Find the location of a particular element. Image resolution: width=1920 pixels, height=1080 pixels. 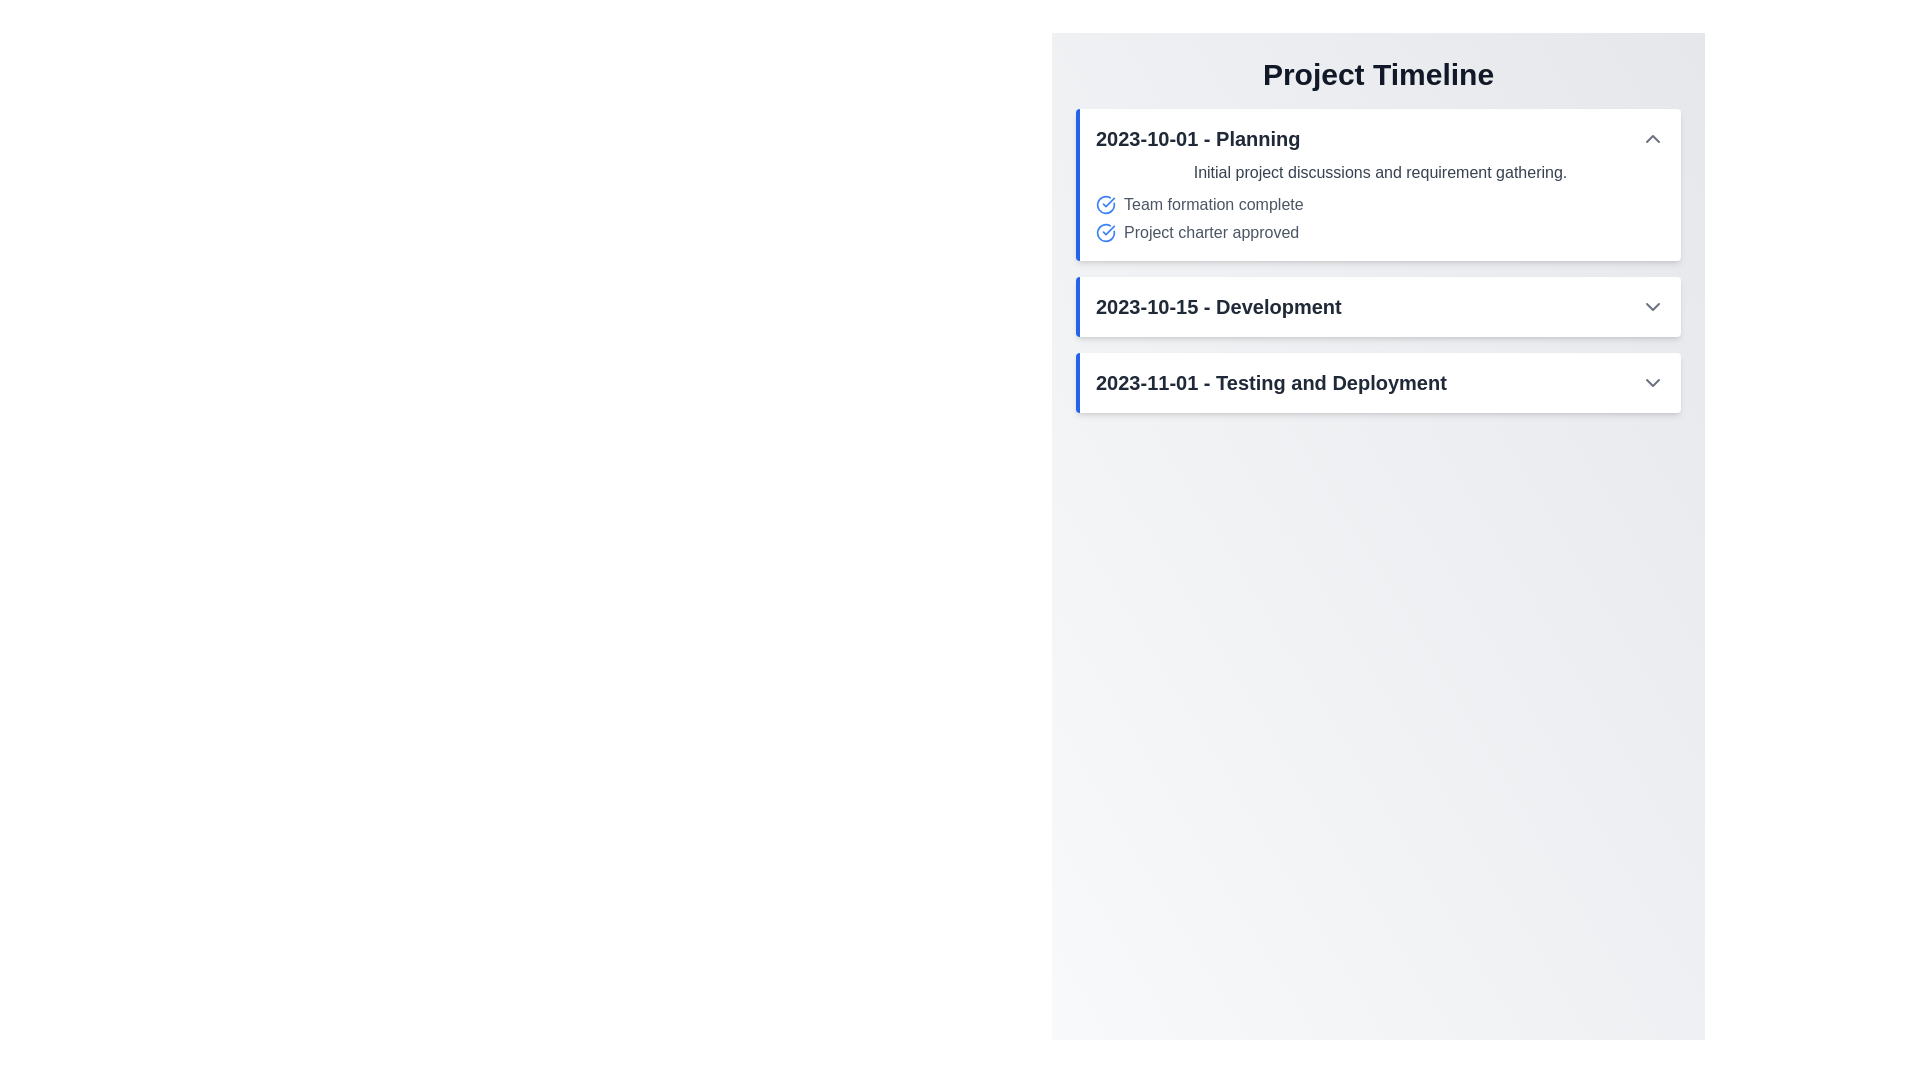

the circular blue checkmark icon indicating task progress, located to the left of the text 'Team formation complete' in the '2023-10-01 - Planning' section of the 'Project Timeline' is located at coordinates (1104, 204).